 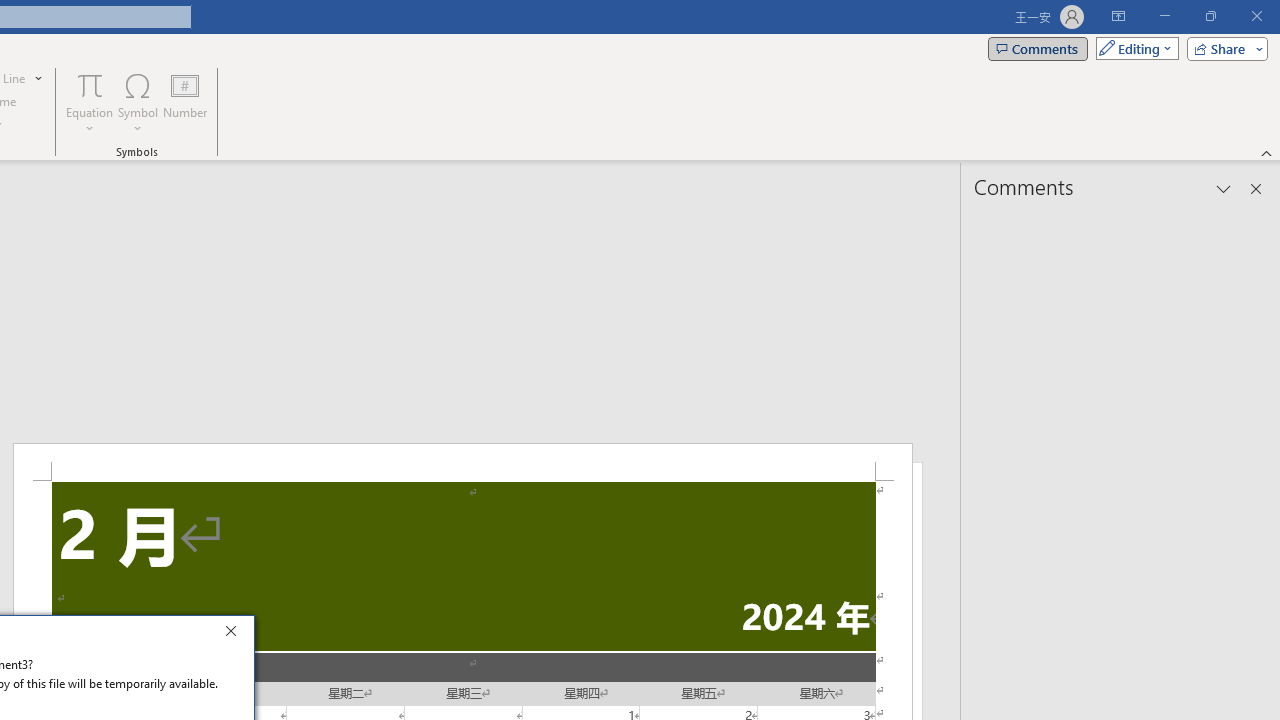 I want to click on 'Symbol', so click(x=137, y=103).